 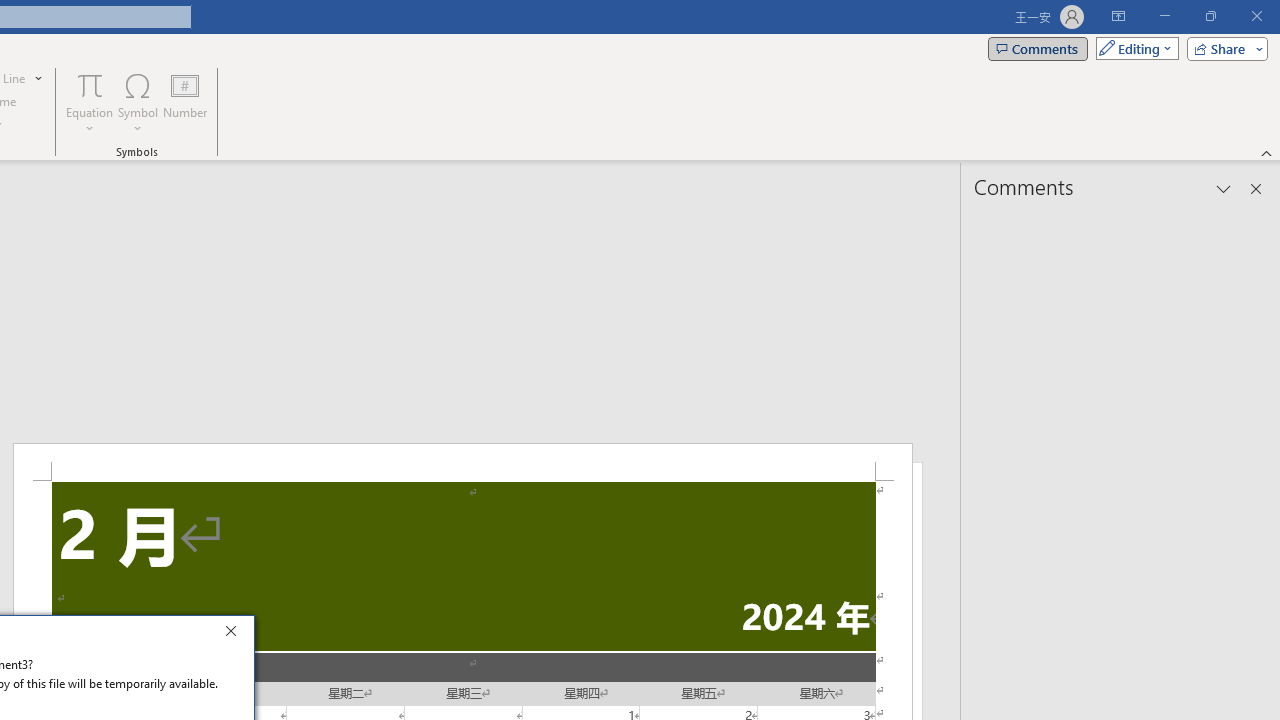 I want to click on 'Symbol', so click(x=137, y=103).